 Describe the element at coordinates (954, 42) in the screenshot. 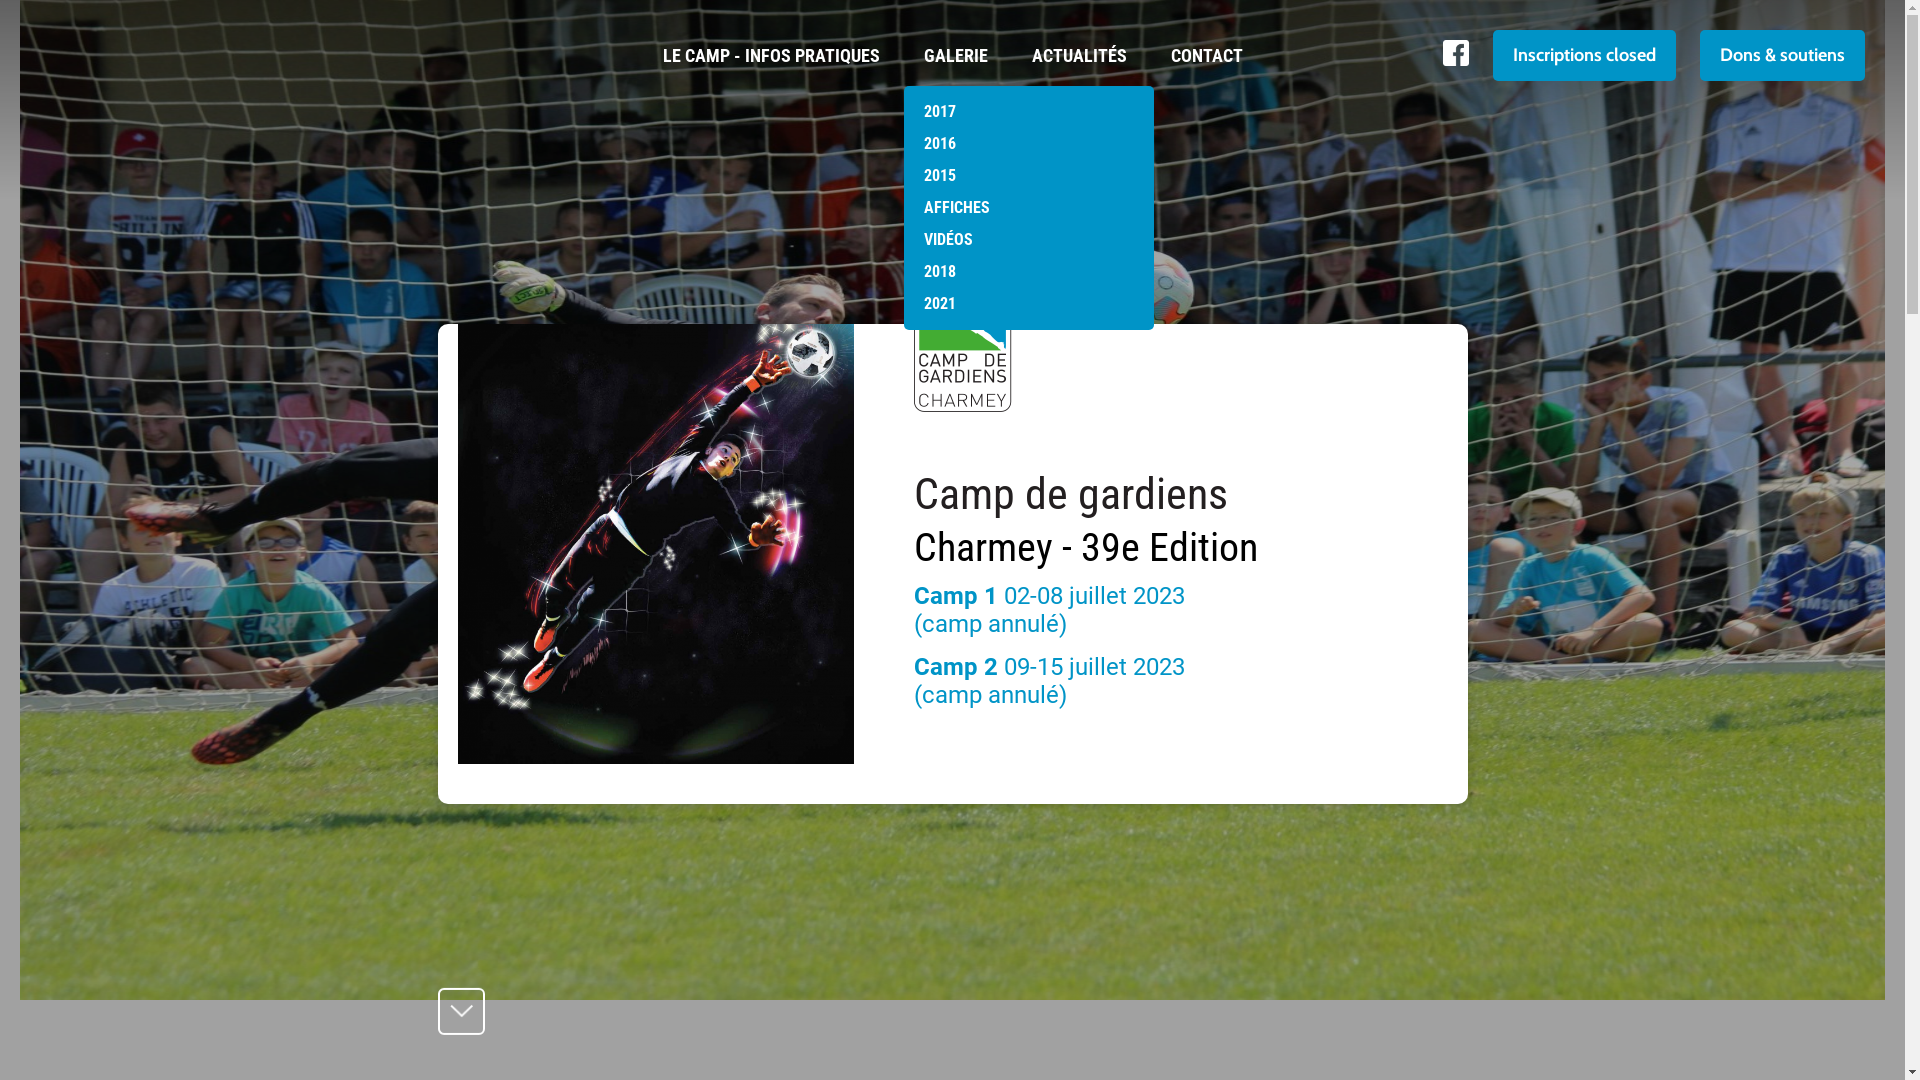

I see `'GALERIE'` at that location.